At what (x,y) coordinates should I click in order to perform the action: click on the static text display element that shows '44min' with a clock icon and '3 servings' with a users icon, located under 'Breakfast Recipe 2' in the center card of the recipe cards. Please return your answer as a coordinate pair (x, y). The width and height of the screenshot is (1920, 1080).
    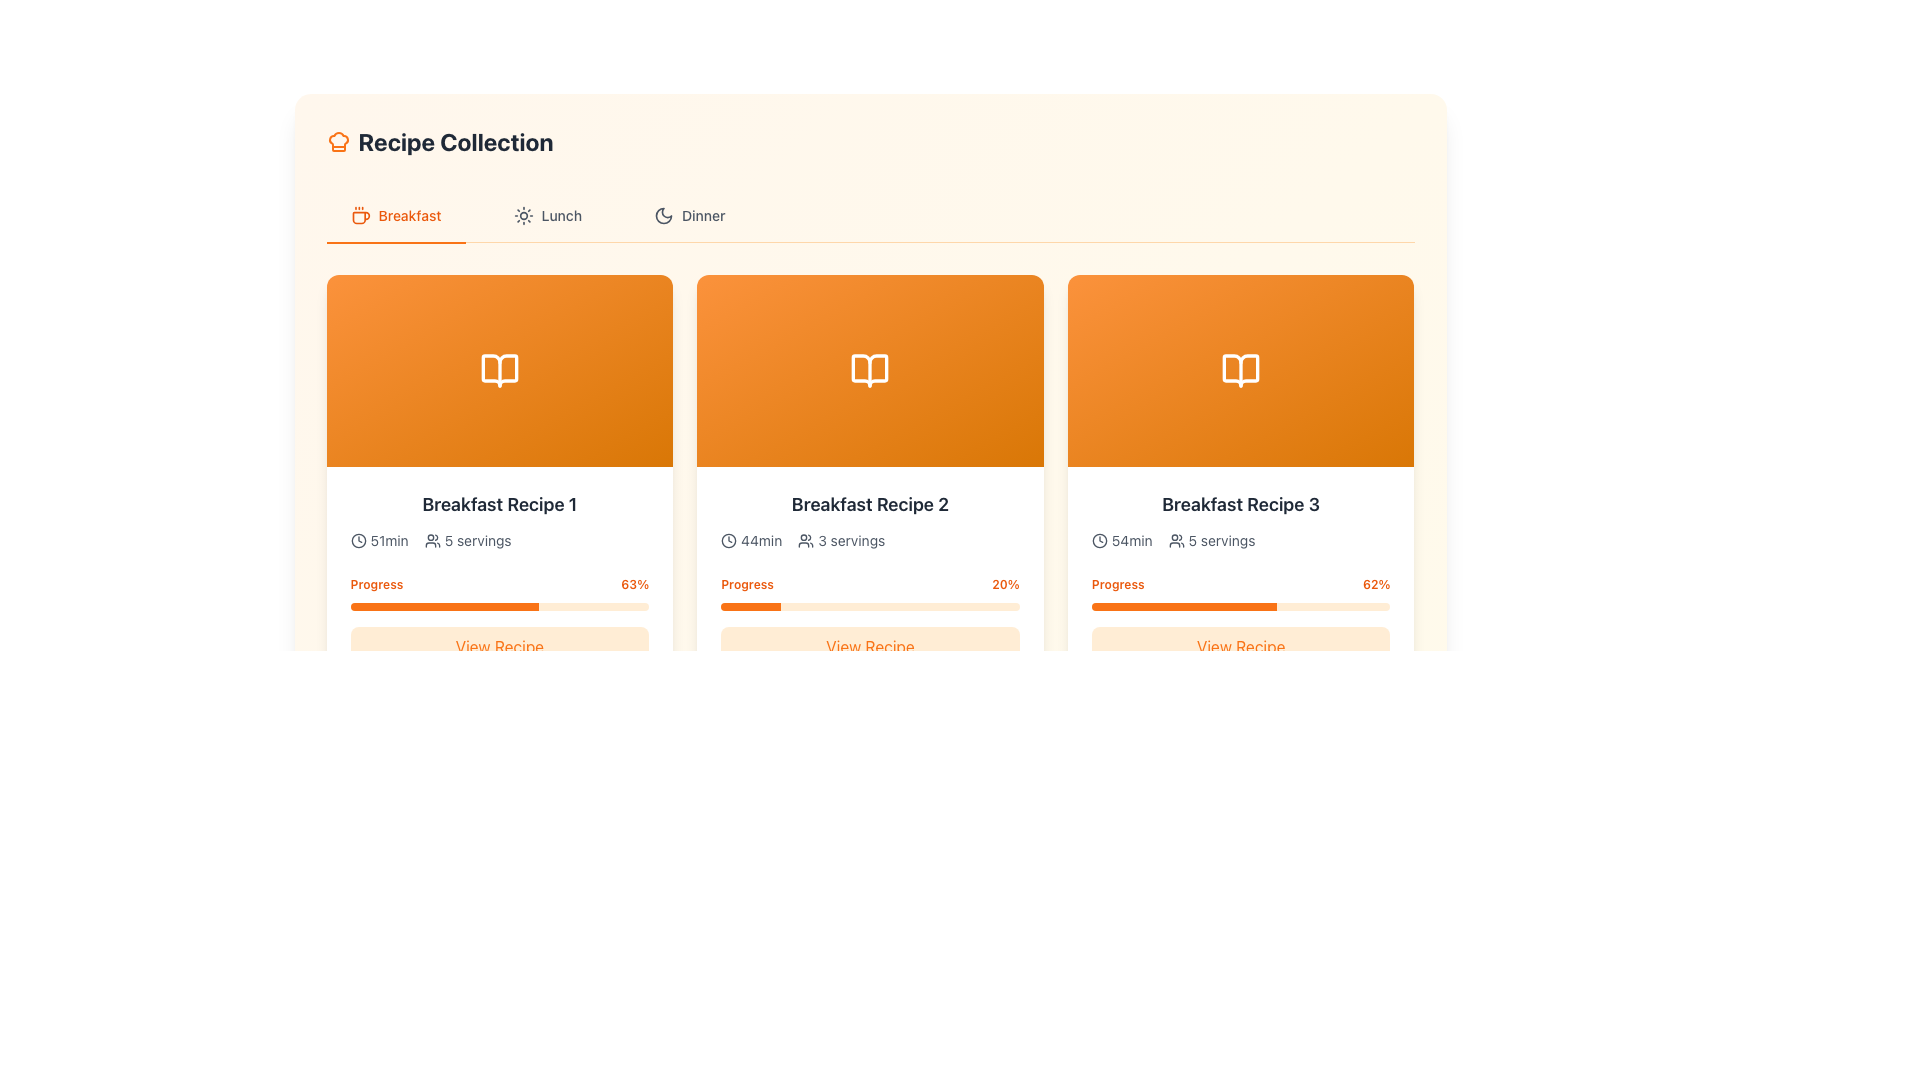
    Looking at the image, I should click on (870, 540).